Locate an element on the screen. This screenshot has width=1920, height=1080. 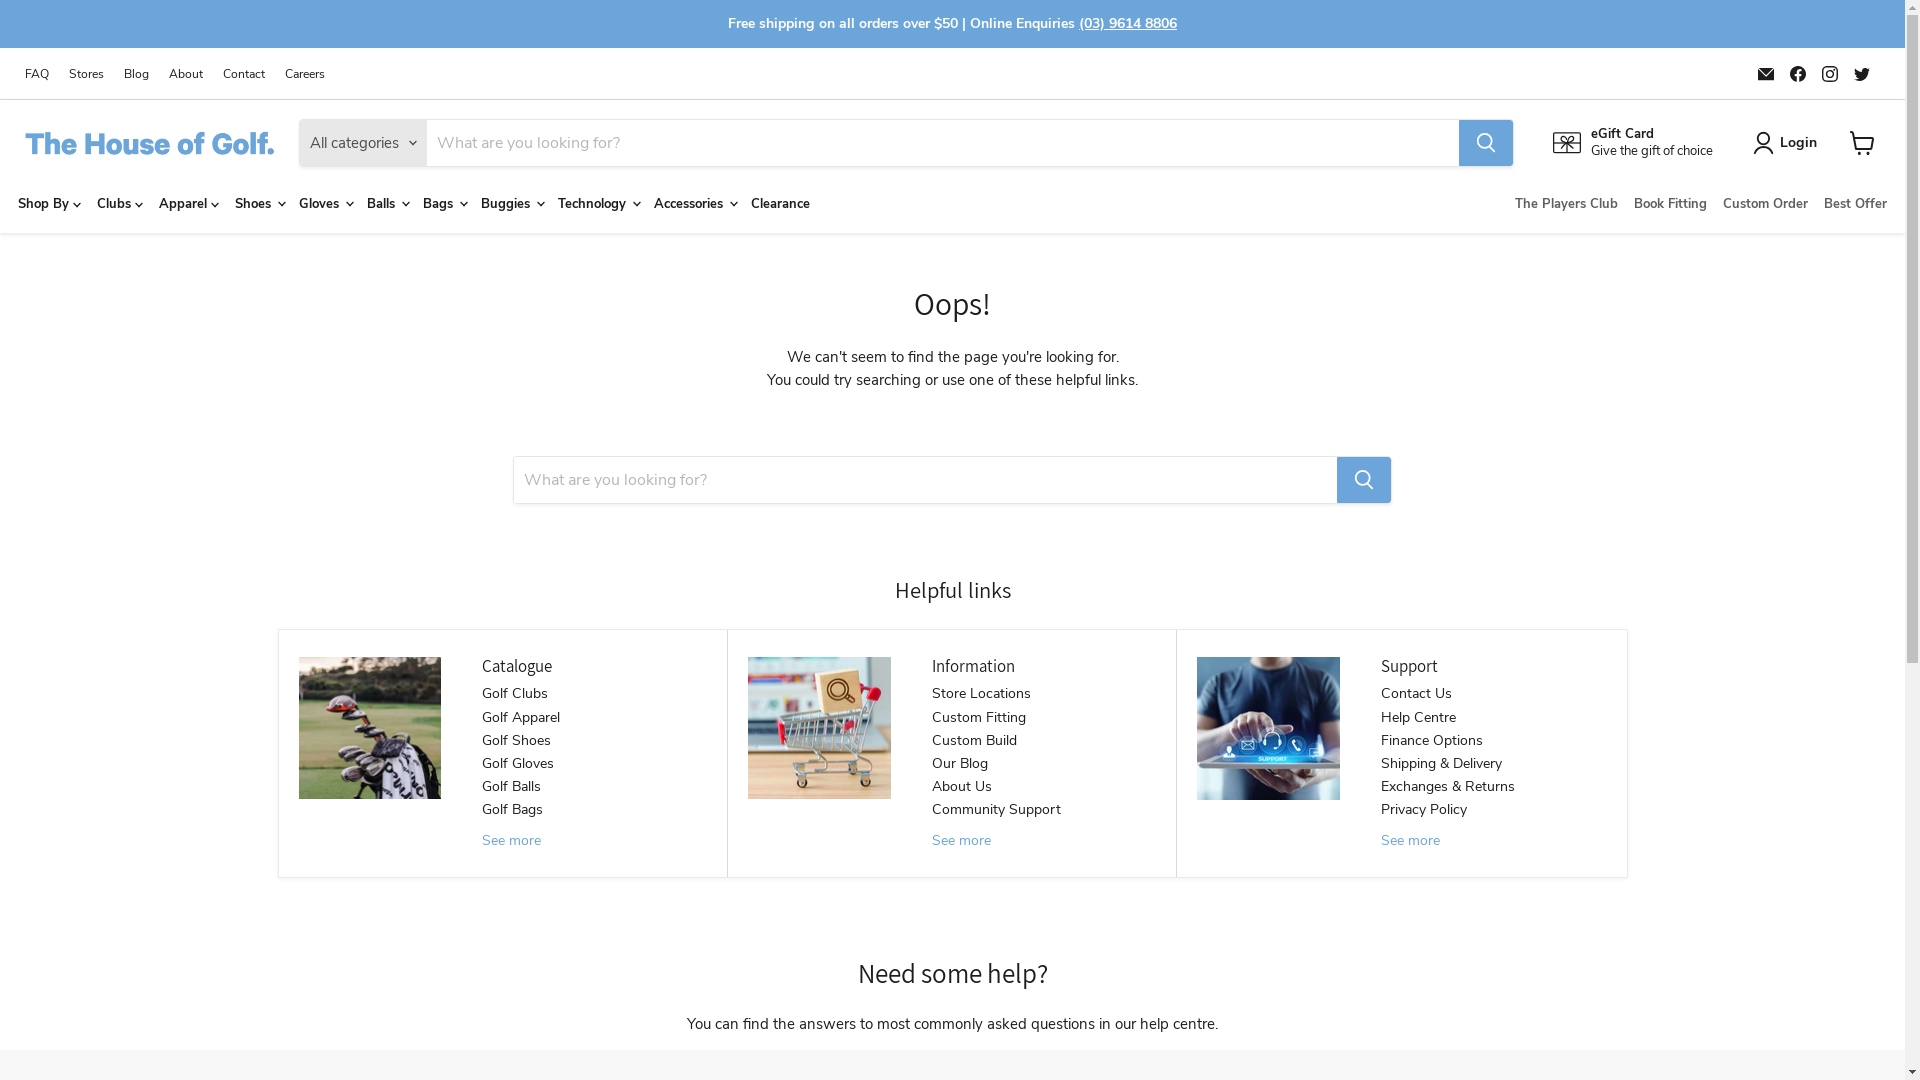
'About Us' is located at coordinates (961, 785).